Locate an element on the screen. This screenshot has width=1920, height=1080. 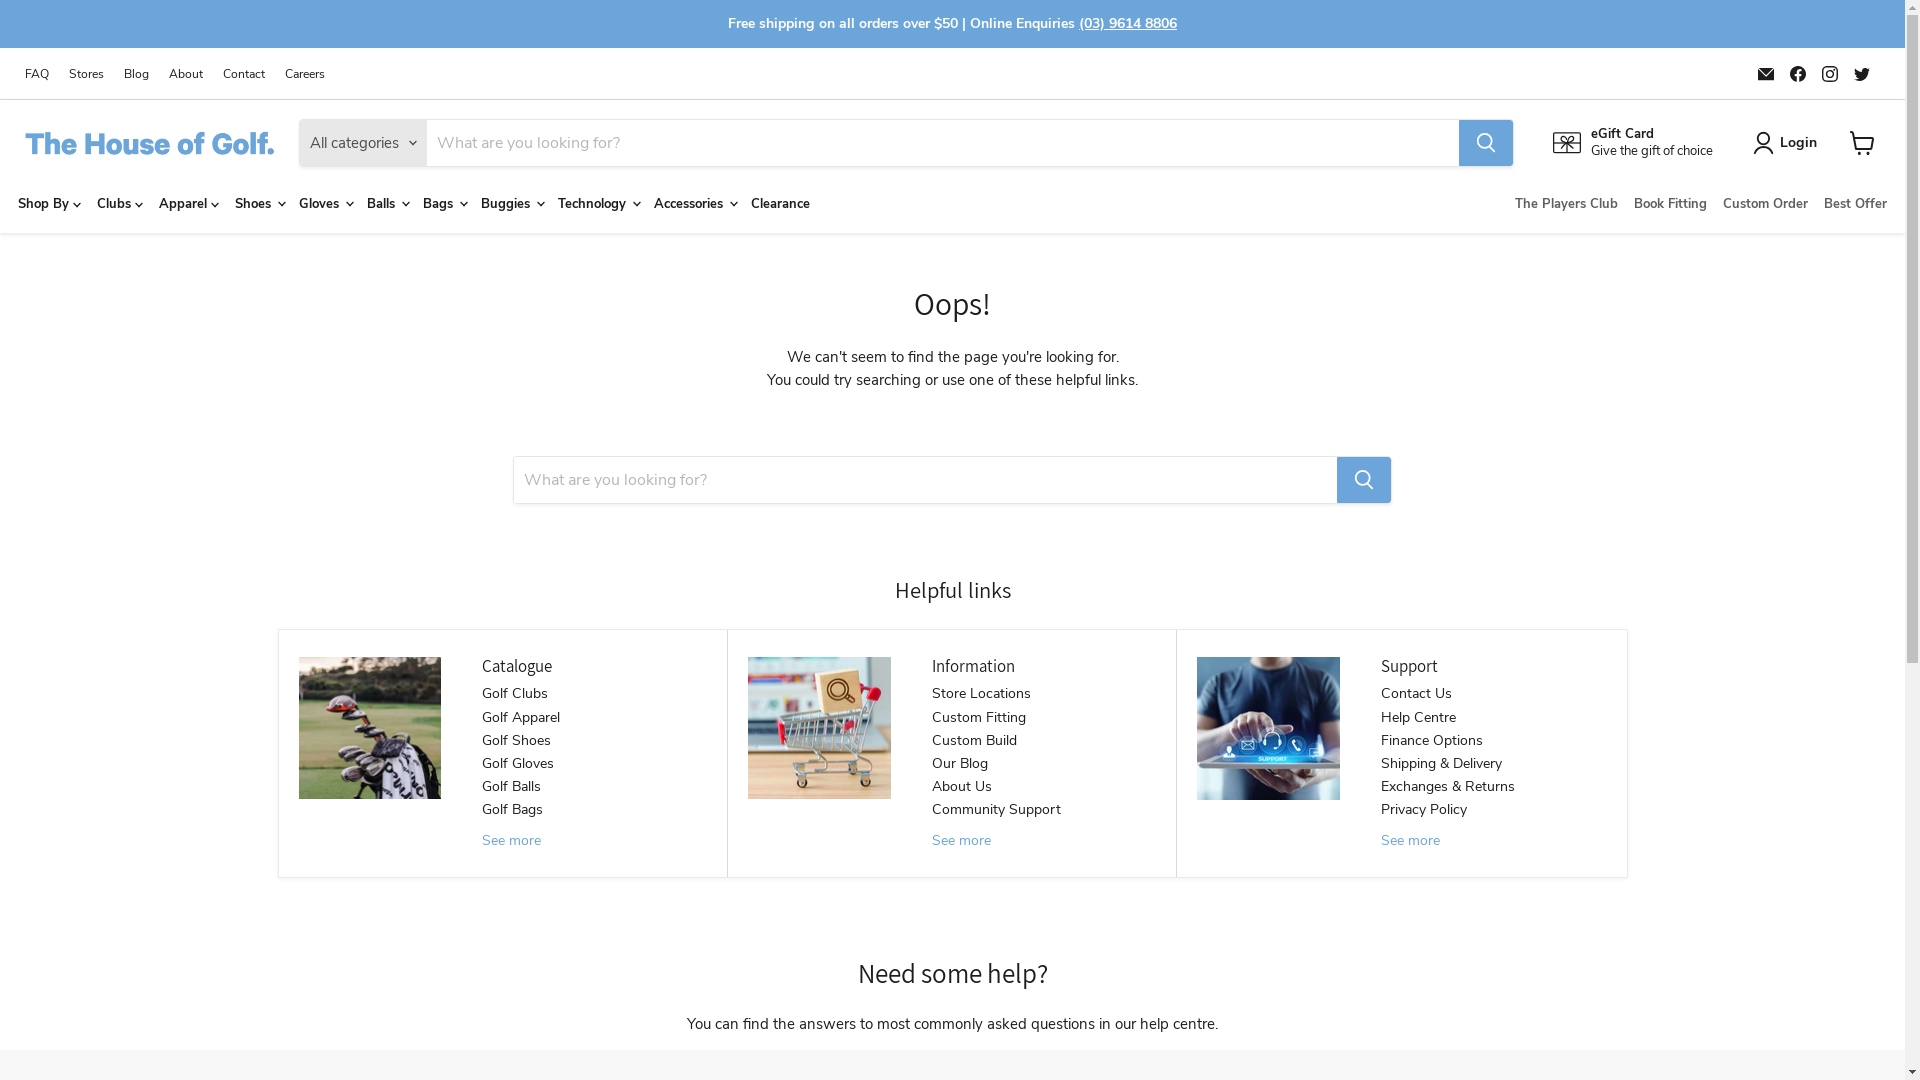
'About Us' is located at coordinates (961, 785).